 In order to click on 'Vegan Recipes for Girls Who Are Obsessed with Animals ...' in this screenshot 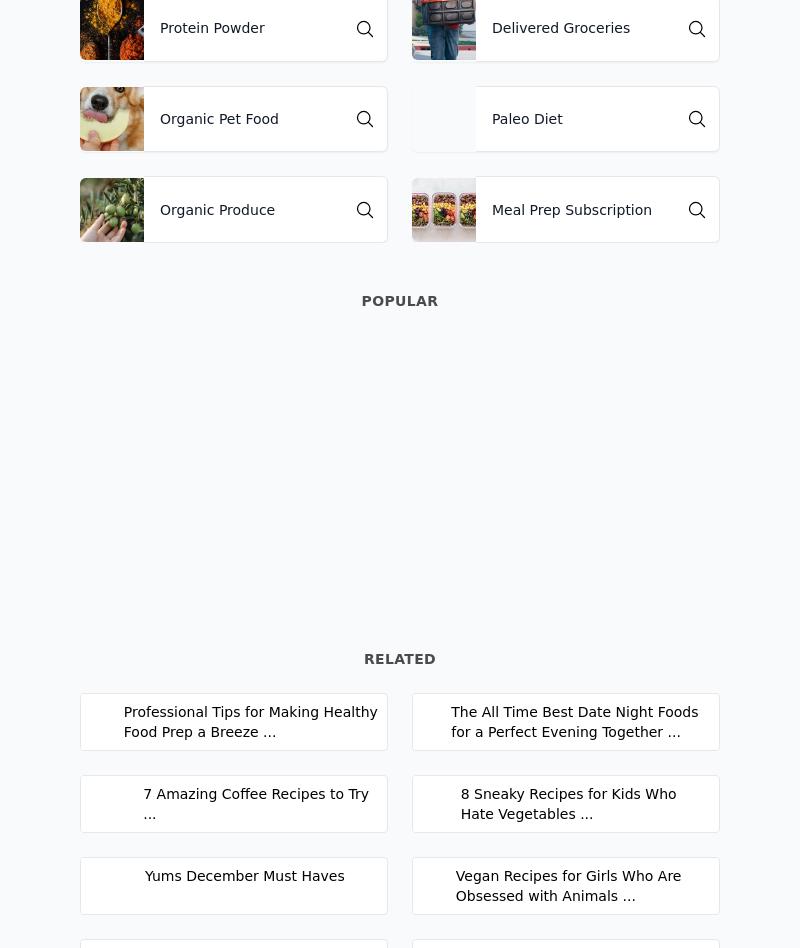, I will do `click(567, 883)`.